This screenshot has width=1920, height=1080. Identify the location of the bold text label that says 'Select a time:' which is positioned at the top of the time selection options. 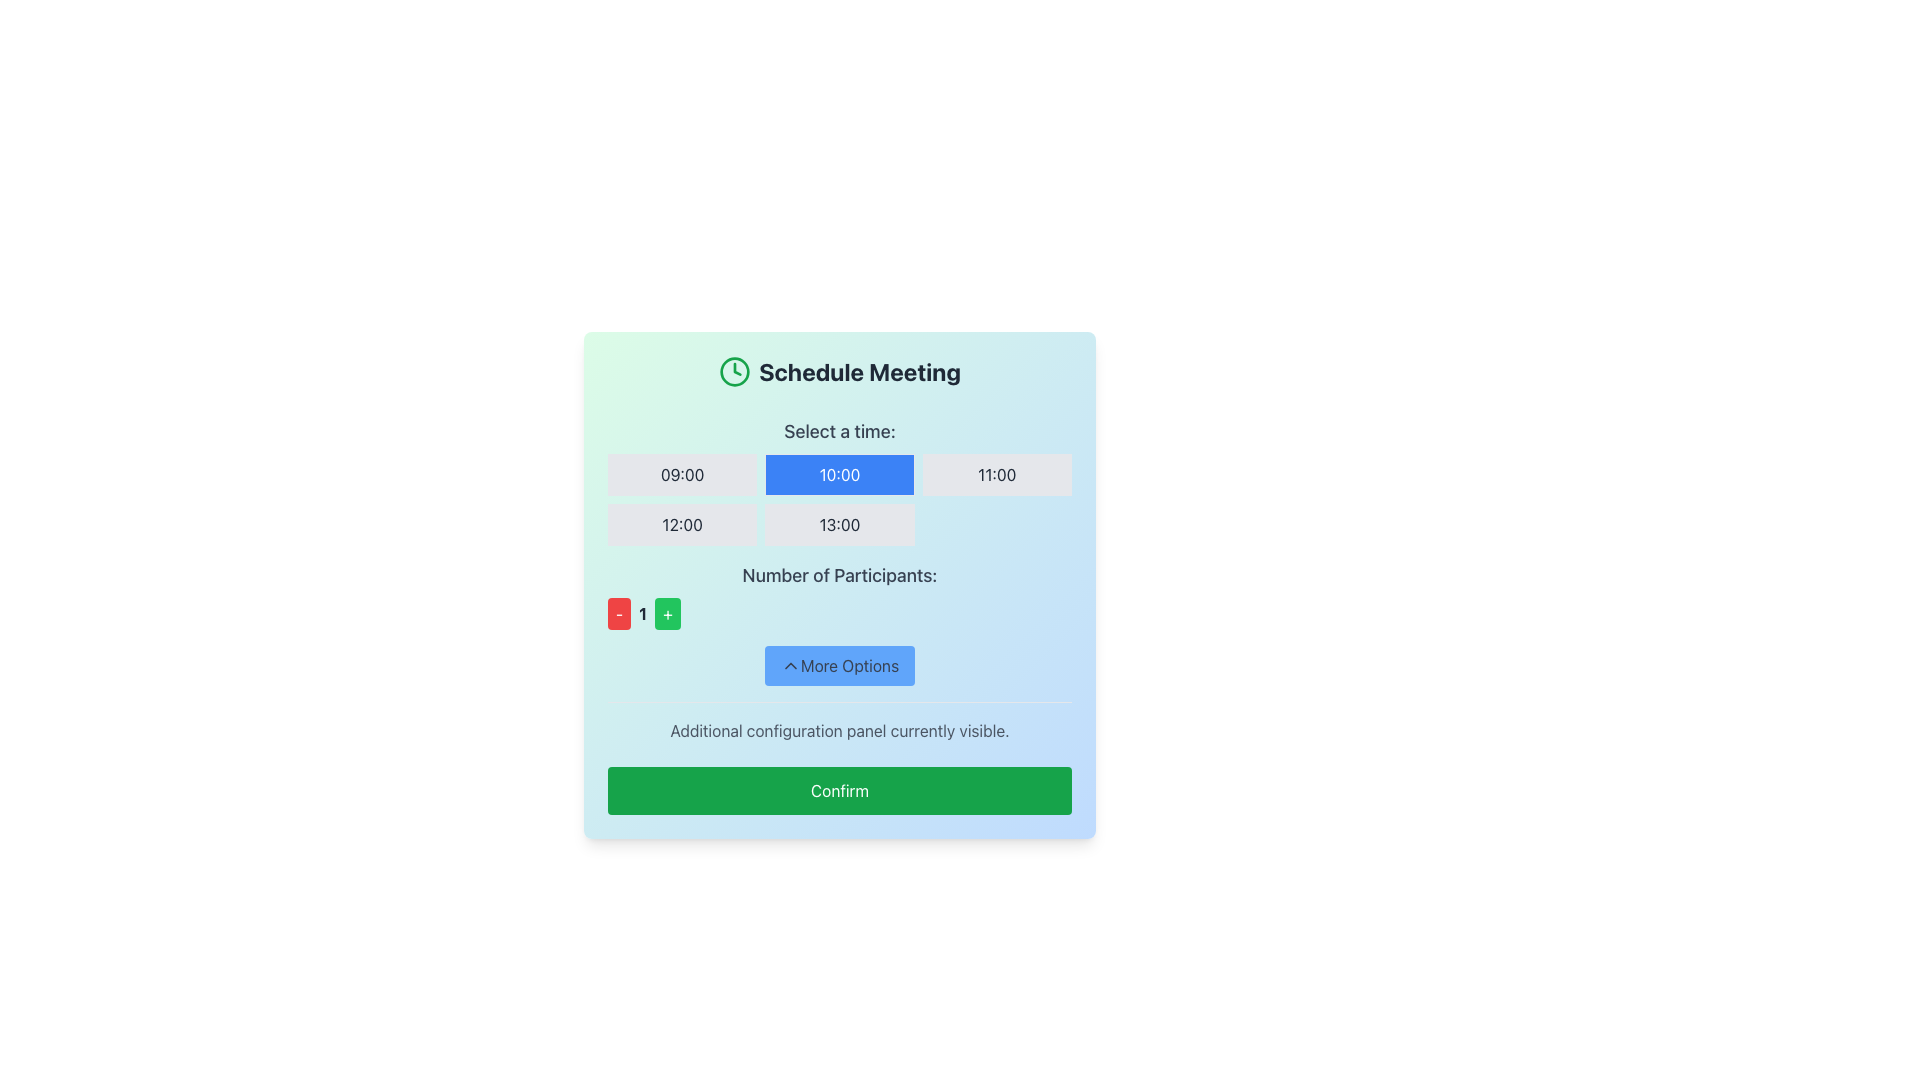
(840, 431).